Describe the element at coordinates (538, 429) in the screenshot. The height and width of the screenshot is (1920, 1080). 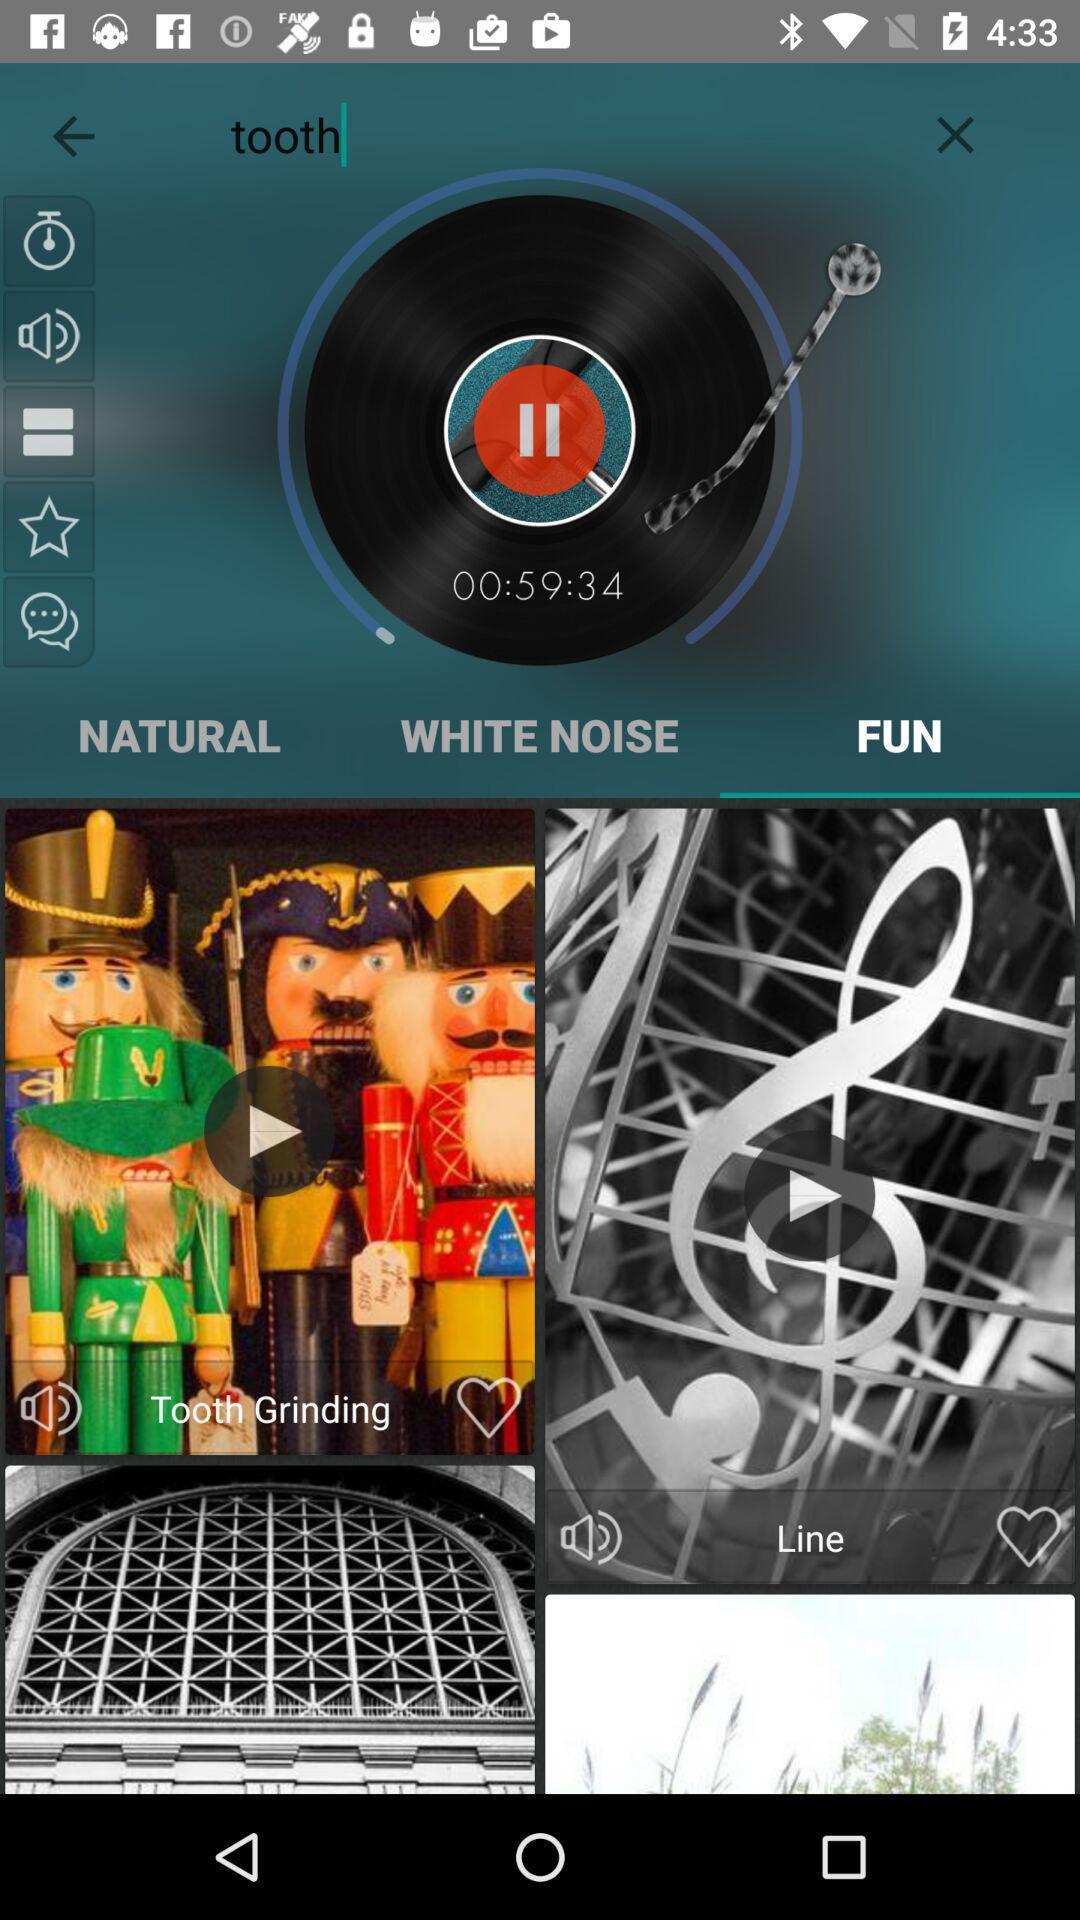
I see `pause playing option` at that location.